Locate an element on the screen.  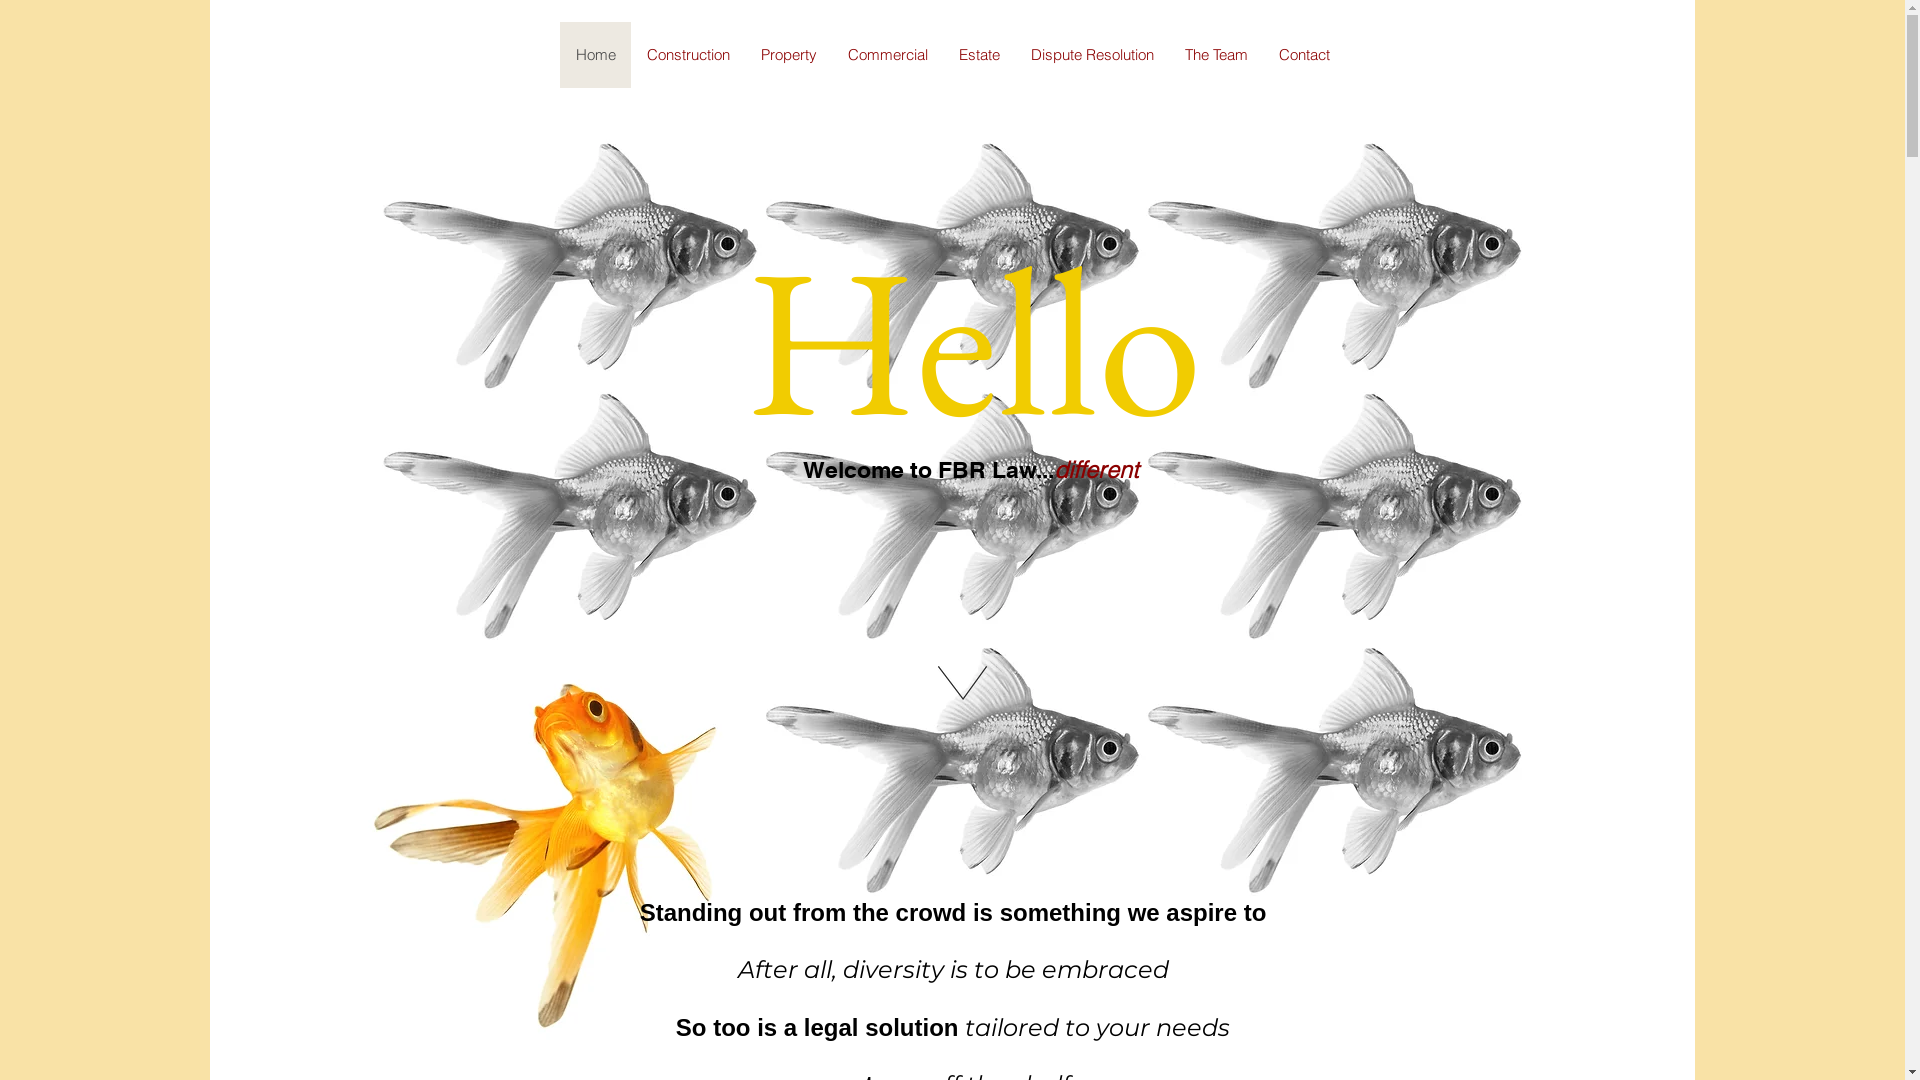
'The Team' is located at coordinates (1167, 53).